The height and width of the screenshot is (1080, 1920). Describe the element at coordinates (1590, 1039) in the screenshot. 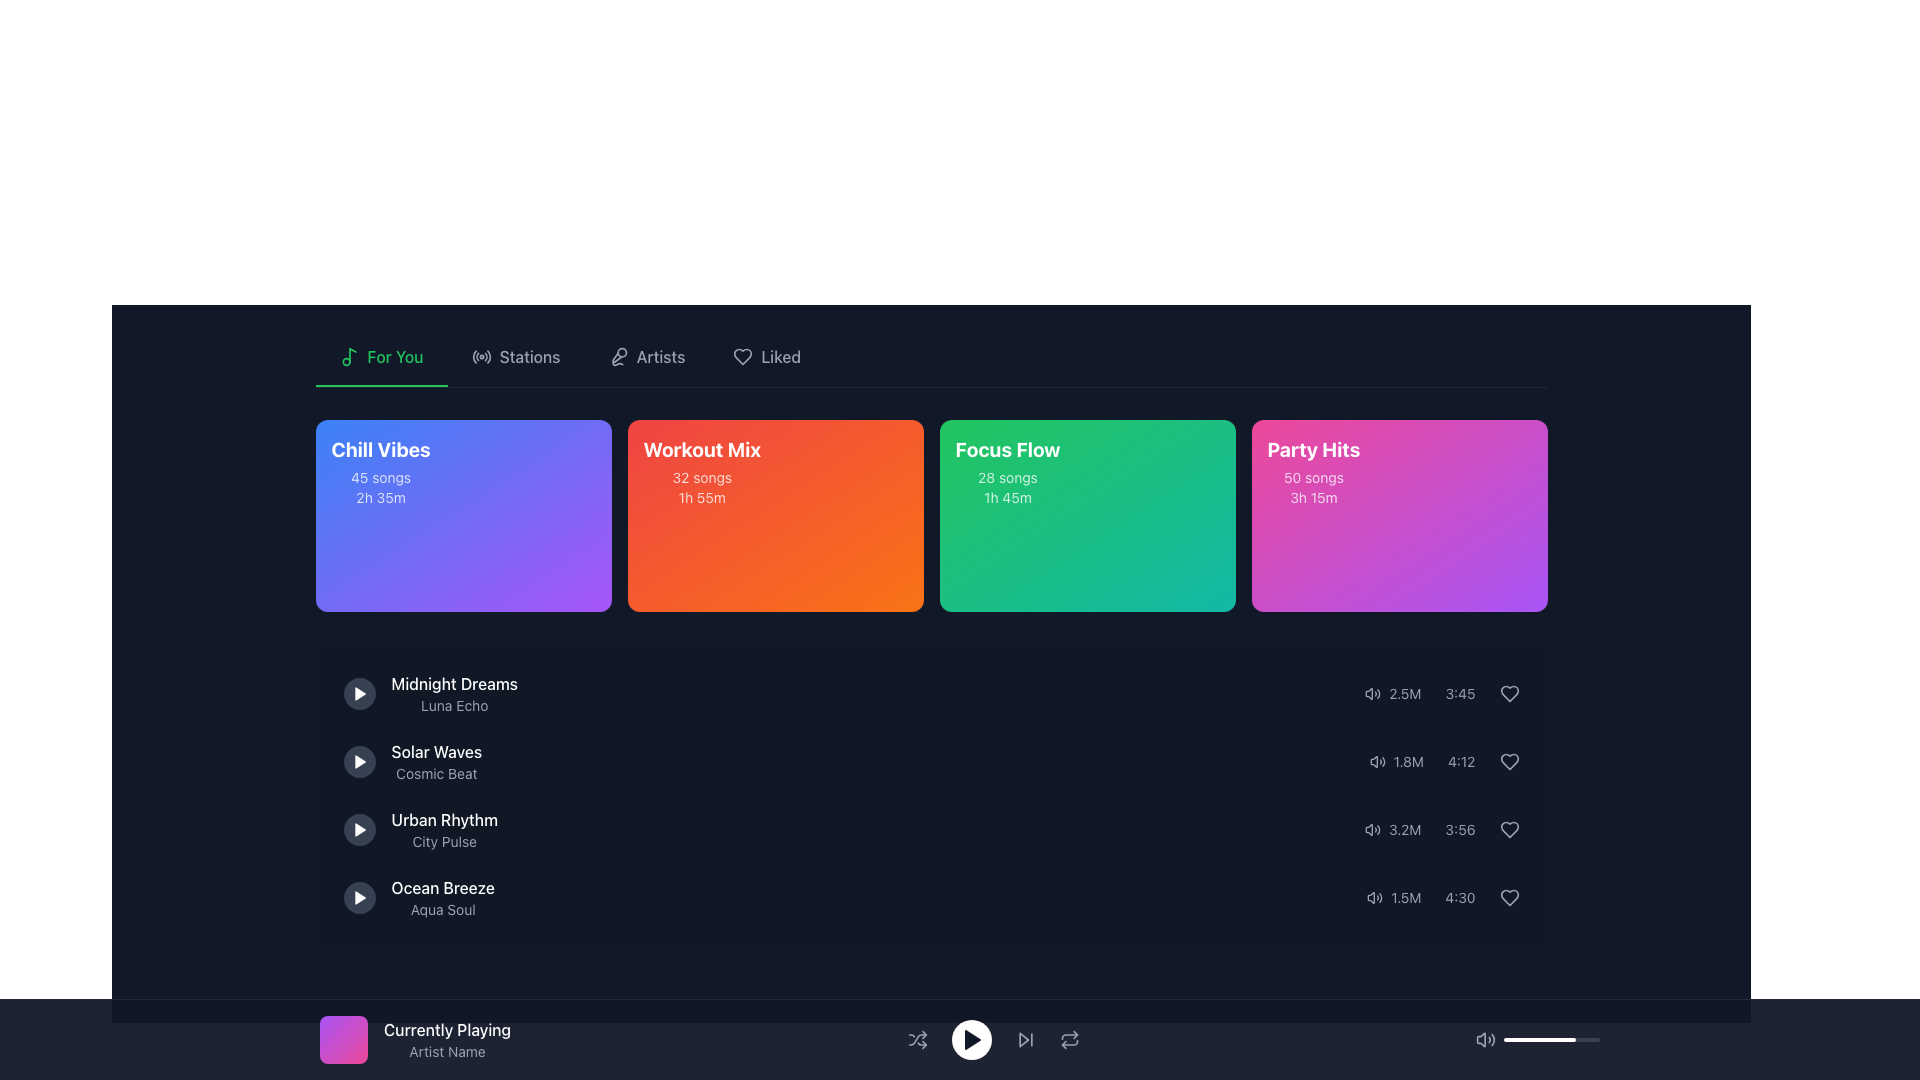

I see `the slider` at that location.